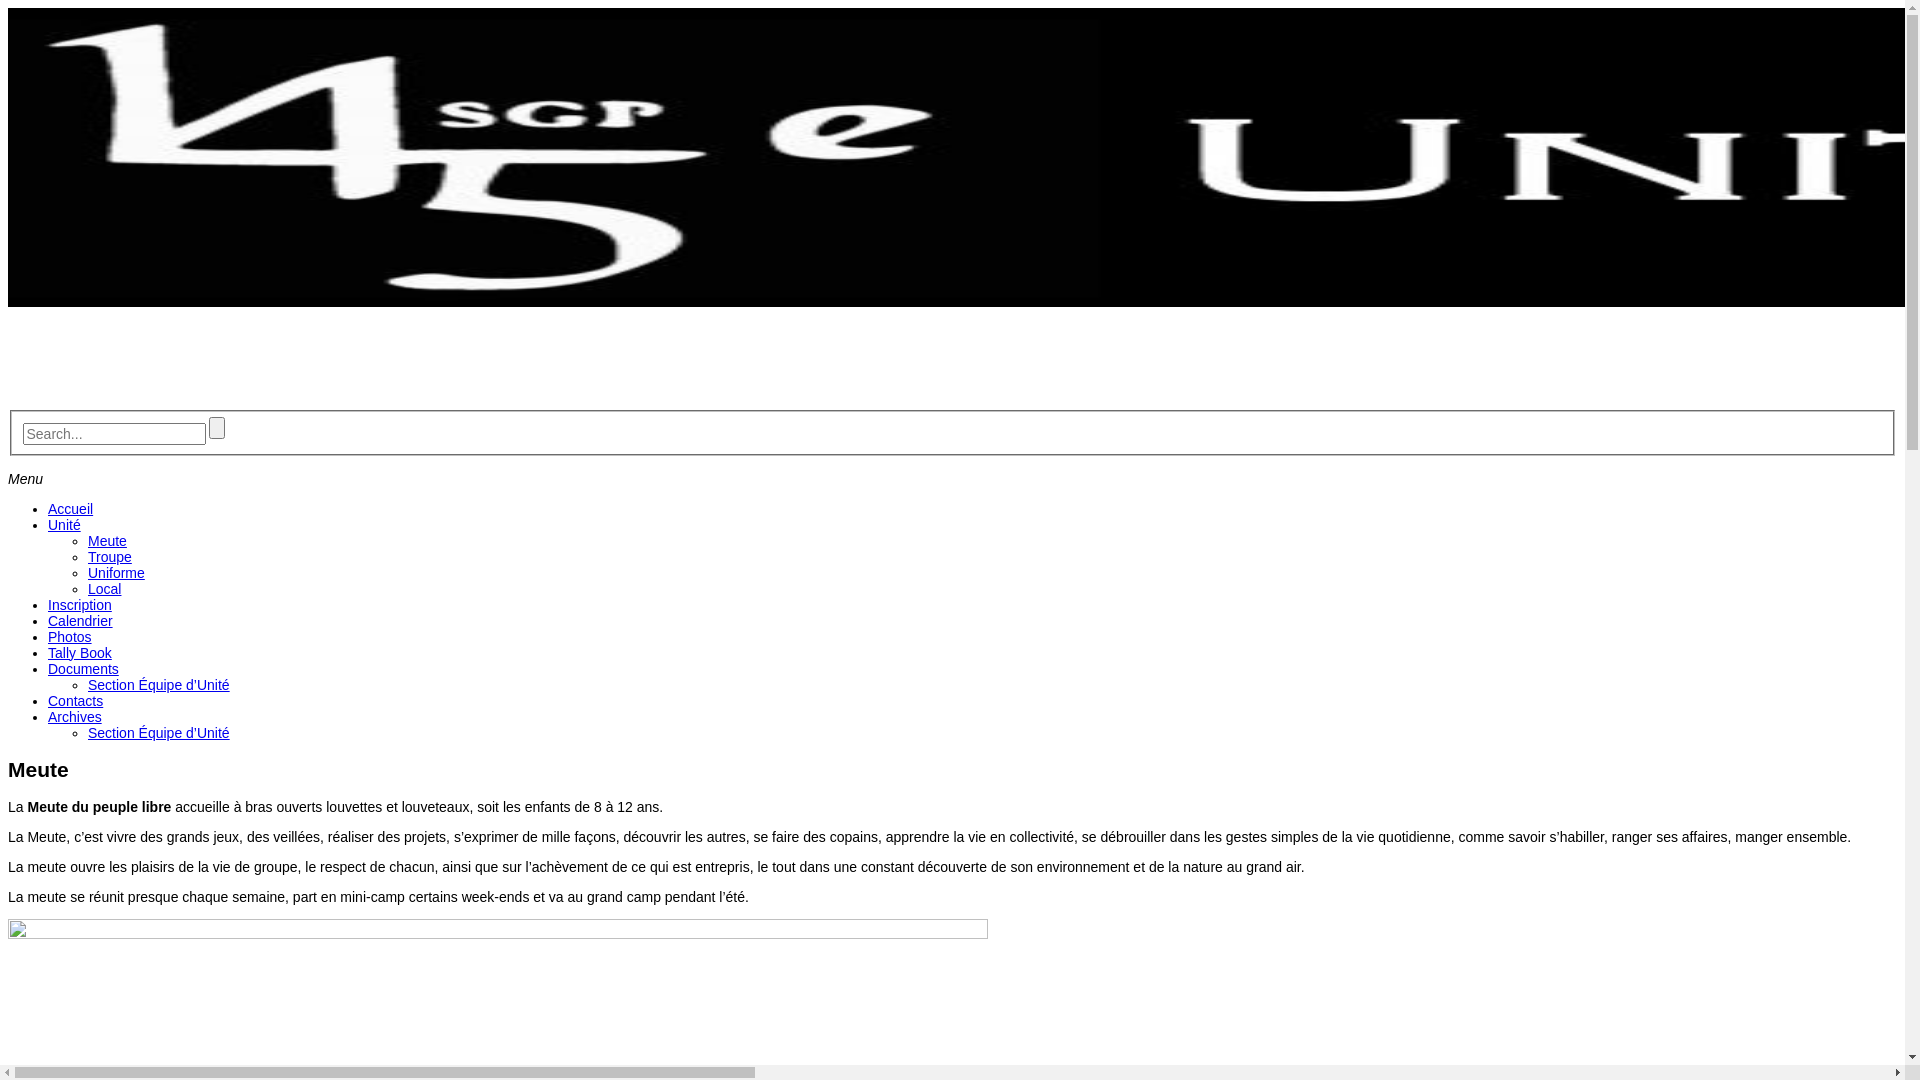 This screenshot has width=1920, height=1080. Describe the element at coordinates (80, 620) in the screenshot. I see `'Calendrier'` at that location.